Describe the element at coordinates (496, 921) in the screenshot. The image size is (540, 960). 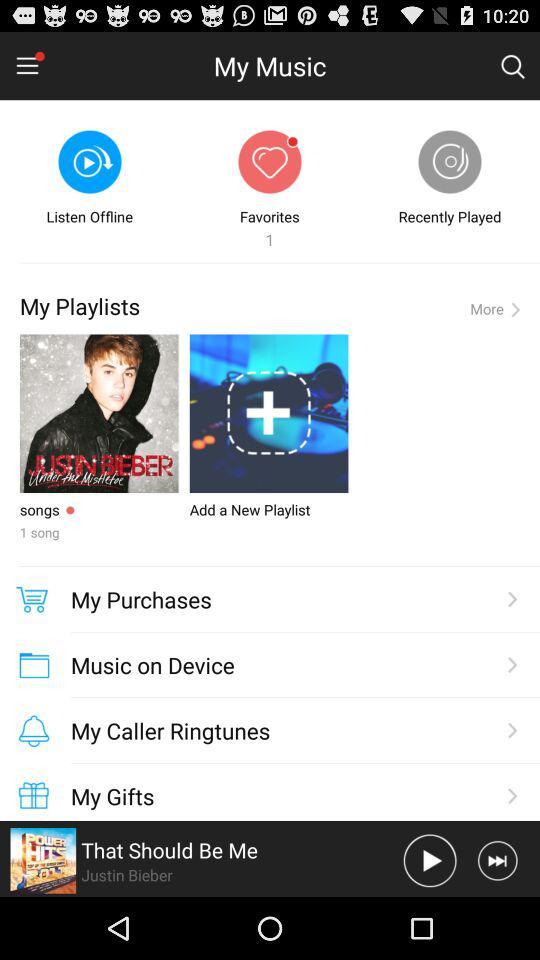
I see `the skip_next icon` at that location.